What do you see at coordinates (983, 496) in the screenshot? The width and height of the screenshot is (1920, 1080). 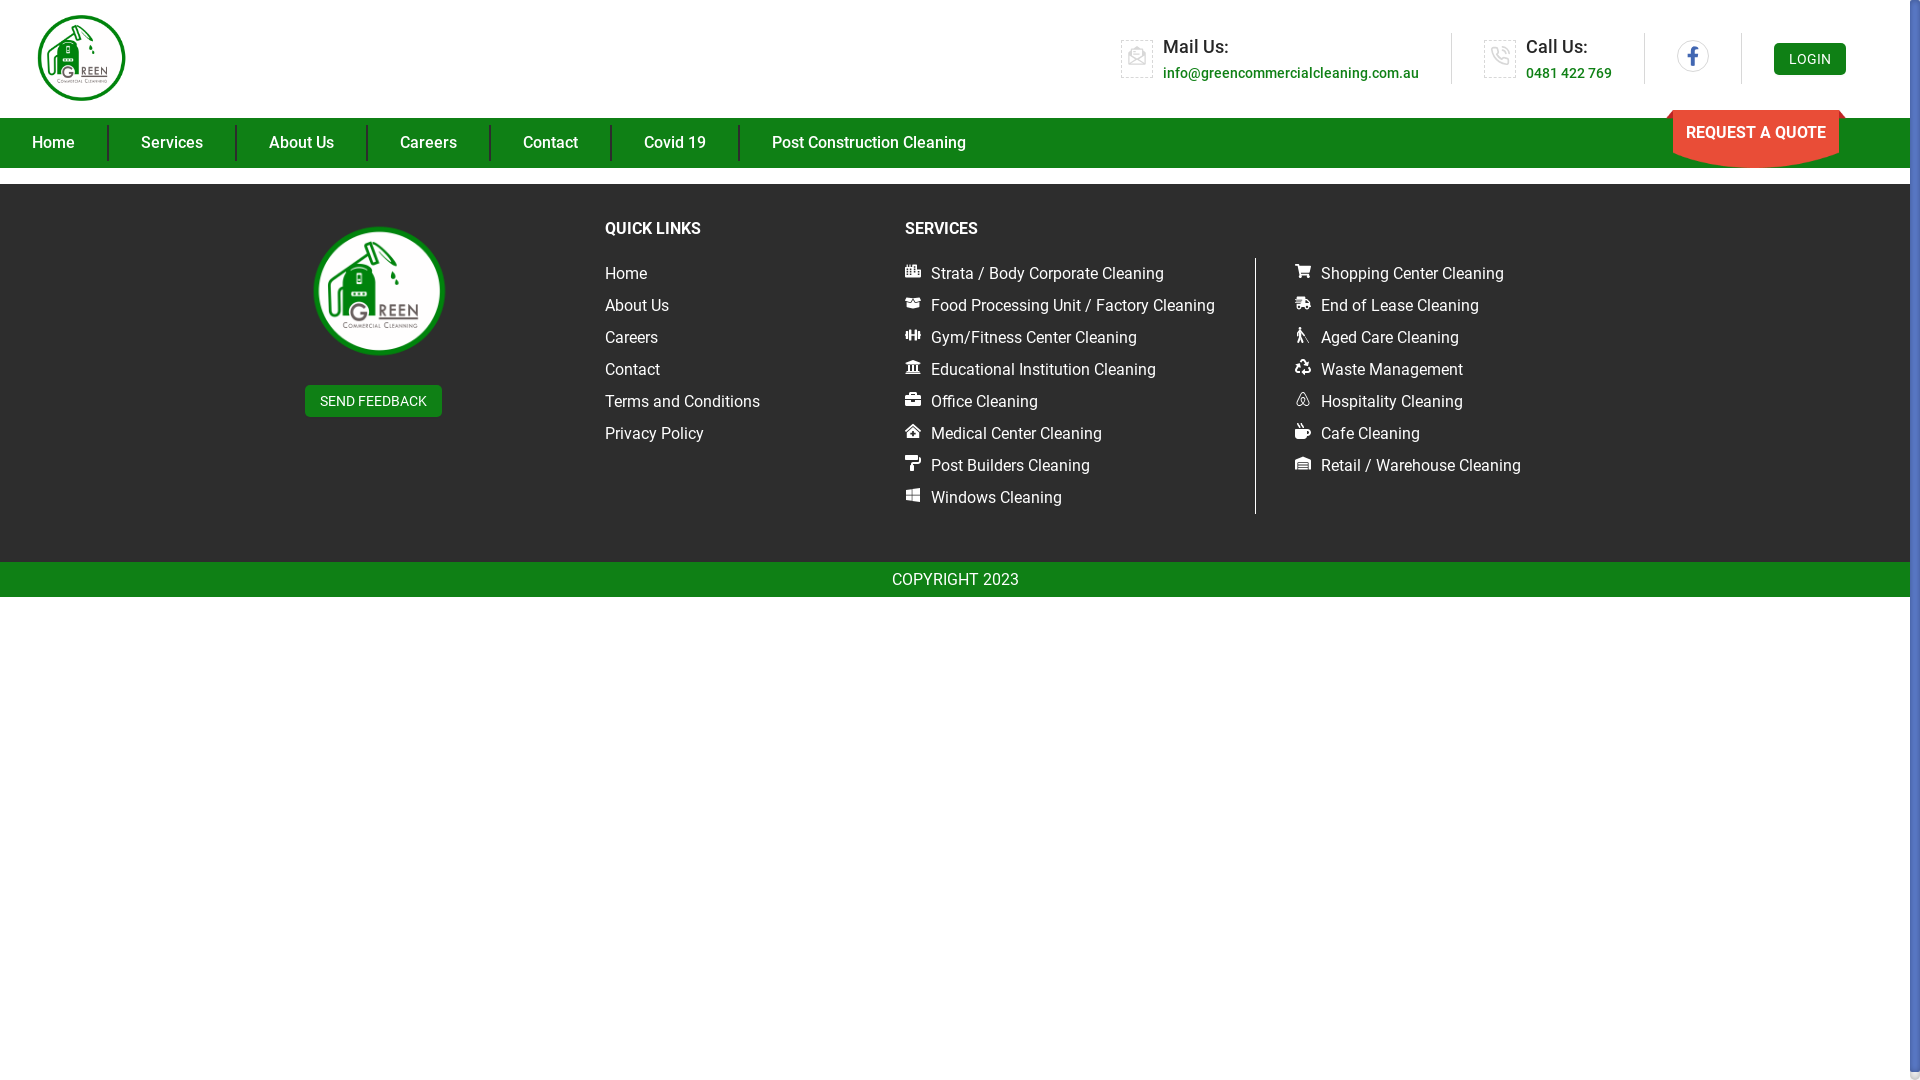 I see `'Windows Cleaning'` at bounding box center [983, 496].